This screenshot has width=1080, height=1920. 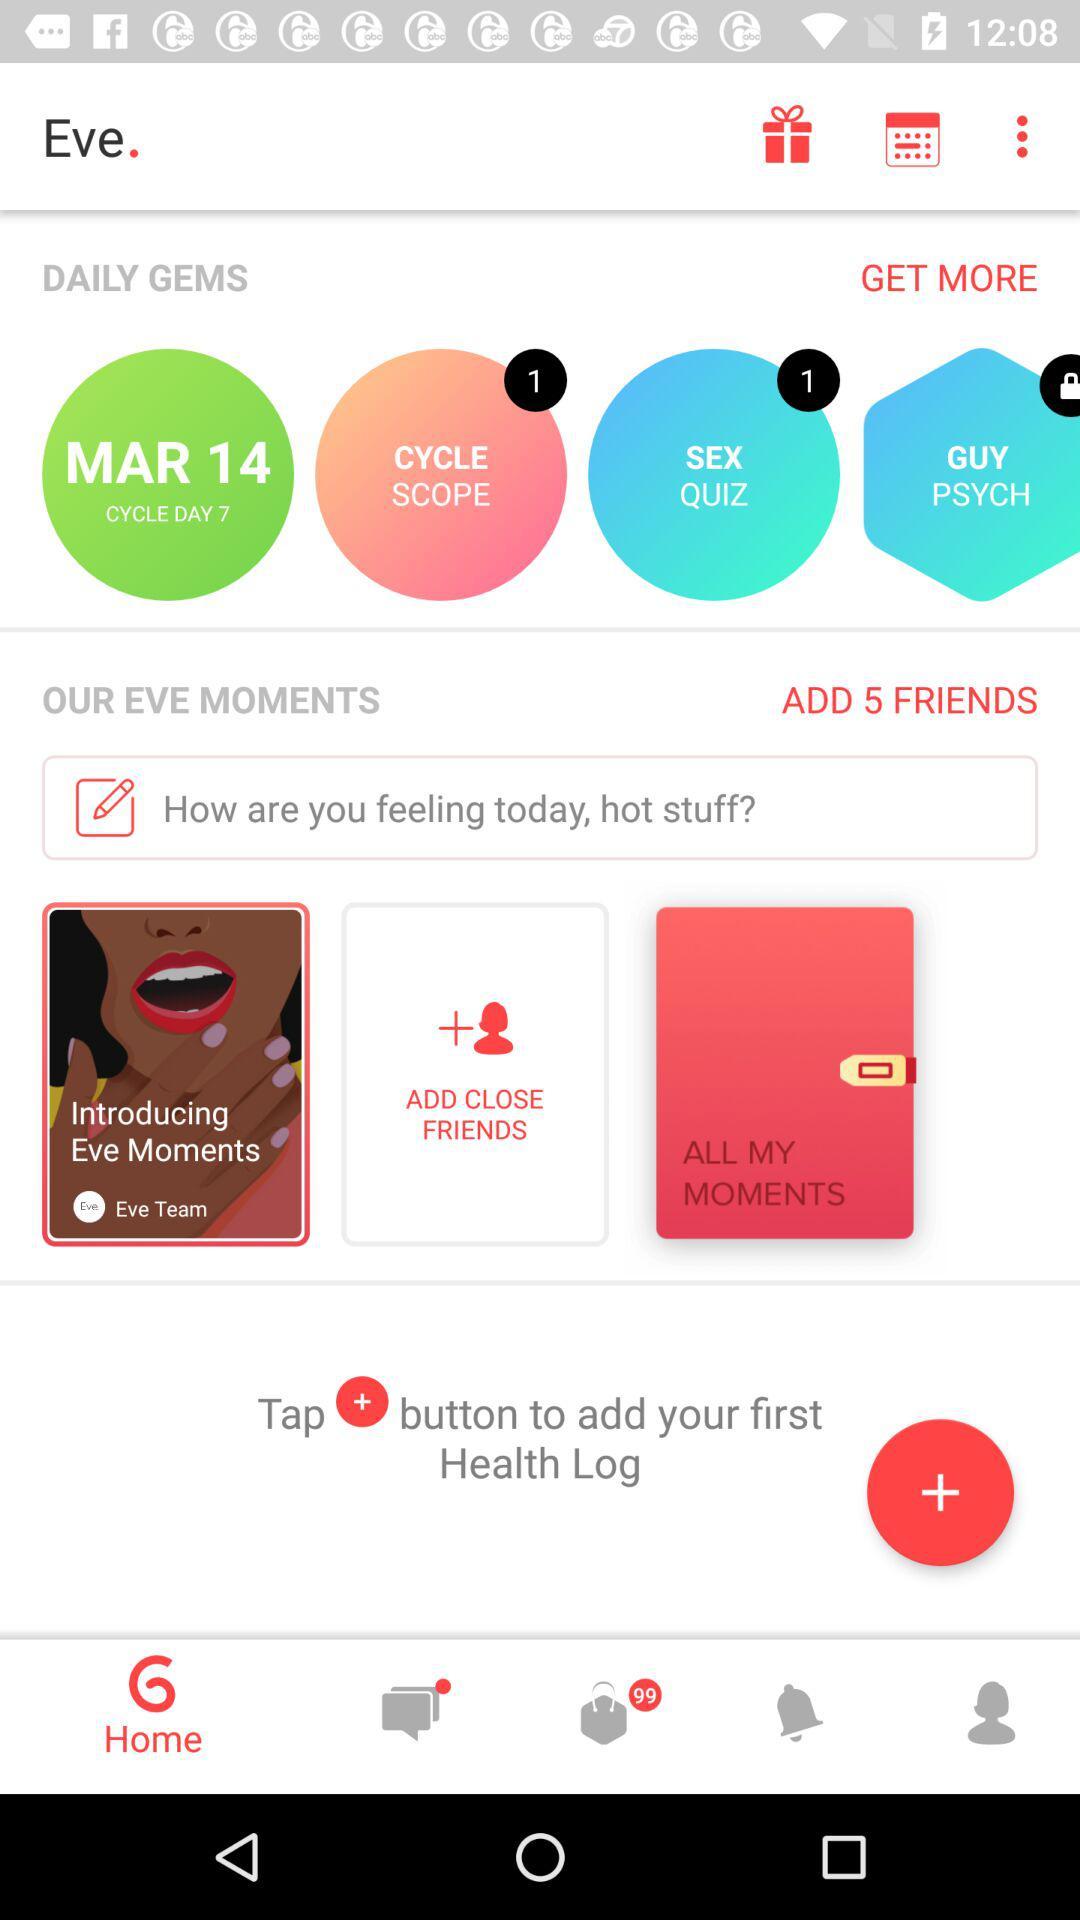 What do you see at coordinates (948, 275) in the screenshot?
I see `the get more` at bounding box center [948, 275].